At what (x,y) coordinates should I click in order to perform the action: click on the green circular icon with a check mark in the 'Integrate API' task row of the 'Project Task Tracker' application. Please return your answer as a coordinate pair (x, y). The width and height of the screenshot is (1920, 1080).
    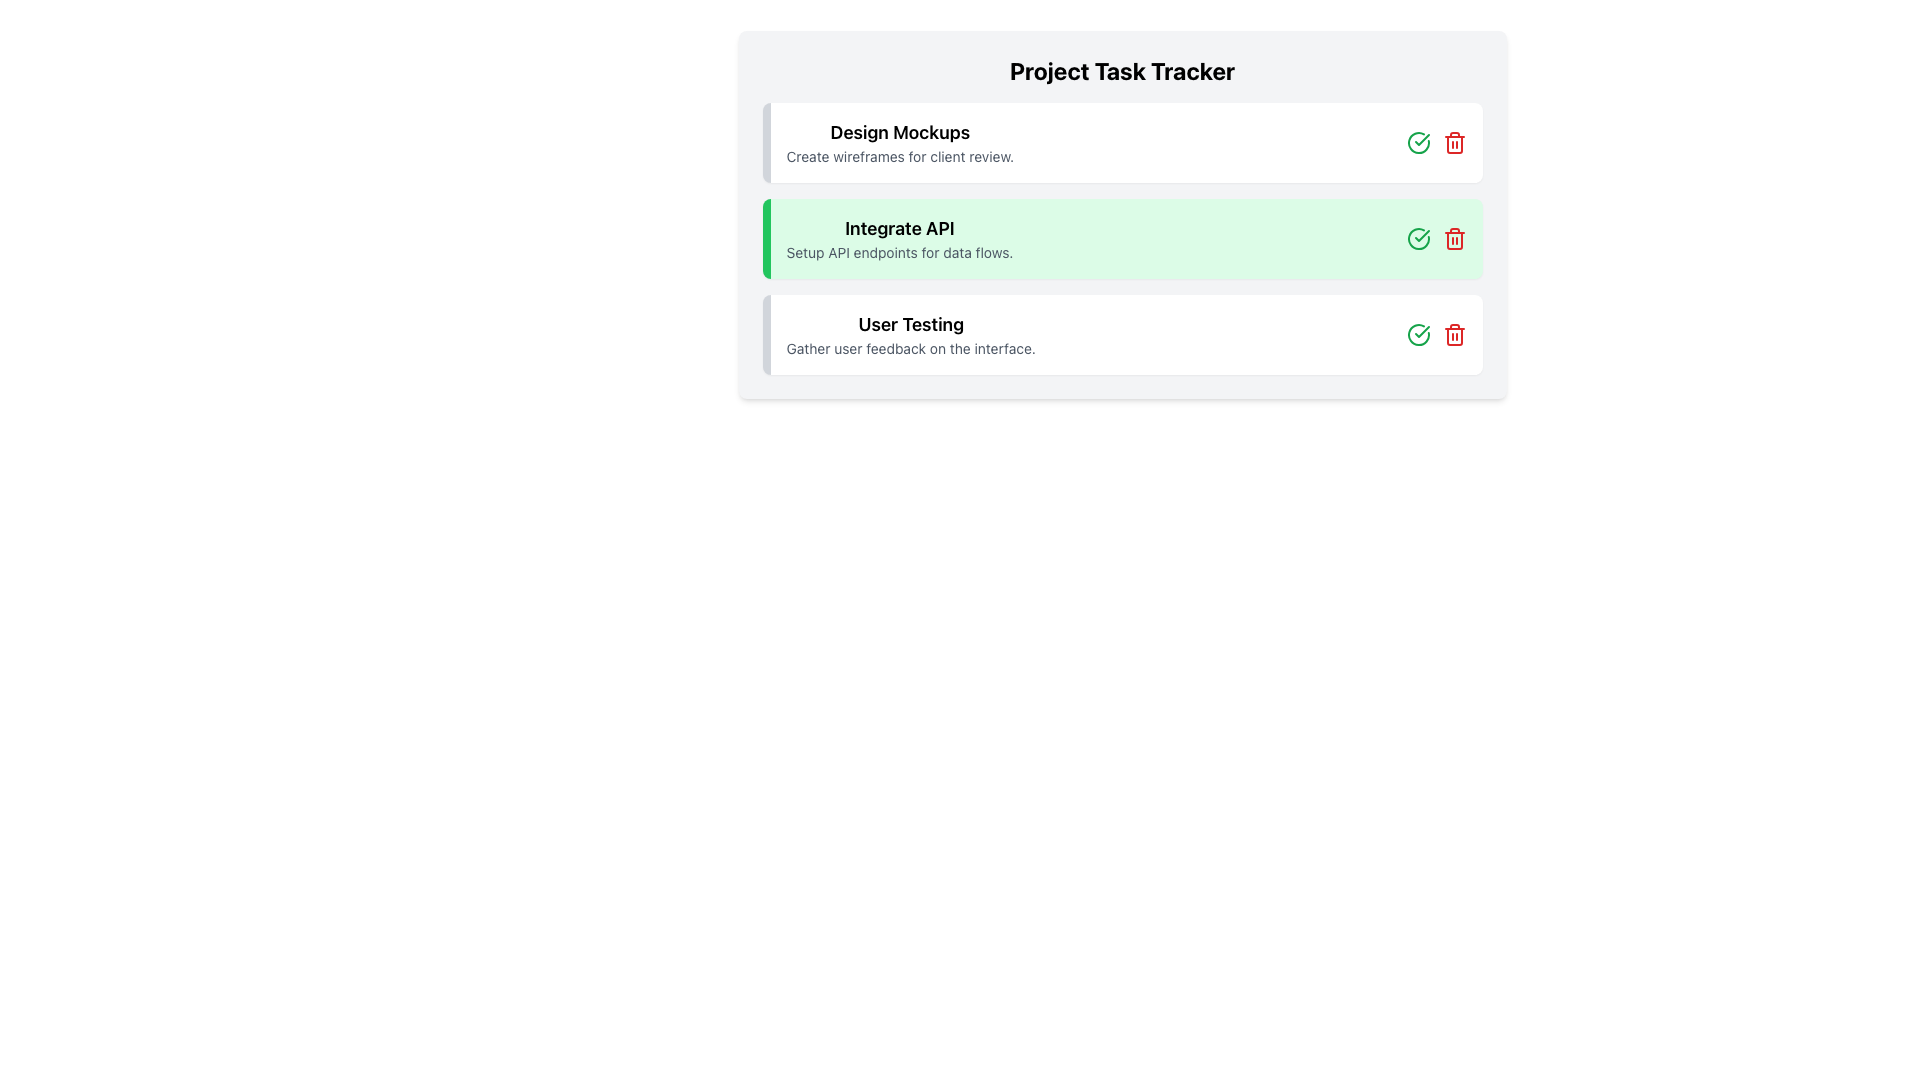
    Looking at the image, I should click on (1417, 238).